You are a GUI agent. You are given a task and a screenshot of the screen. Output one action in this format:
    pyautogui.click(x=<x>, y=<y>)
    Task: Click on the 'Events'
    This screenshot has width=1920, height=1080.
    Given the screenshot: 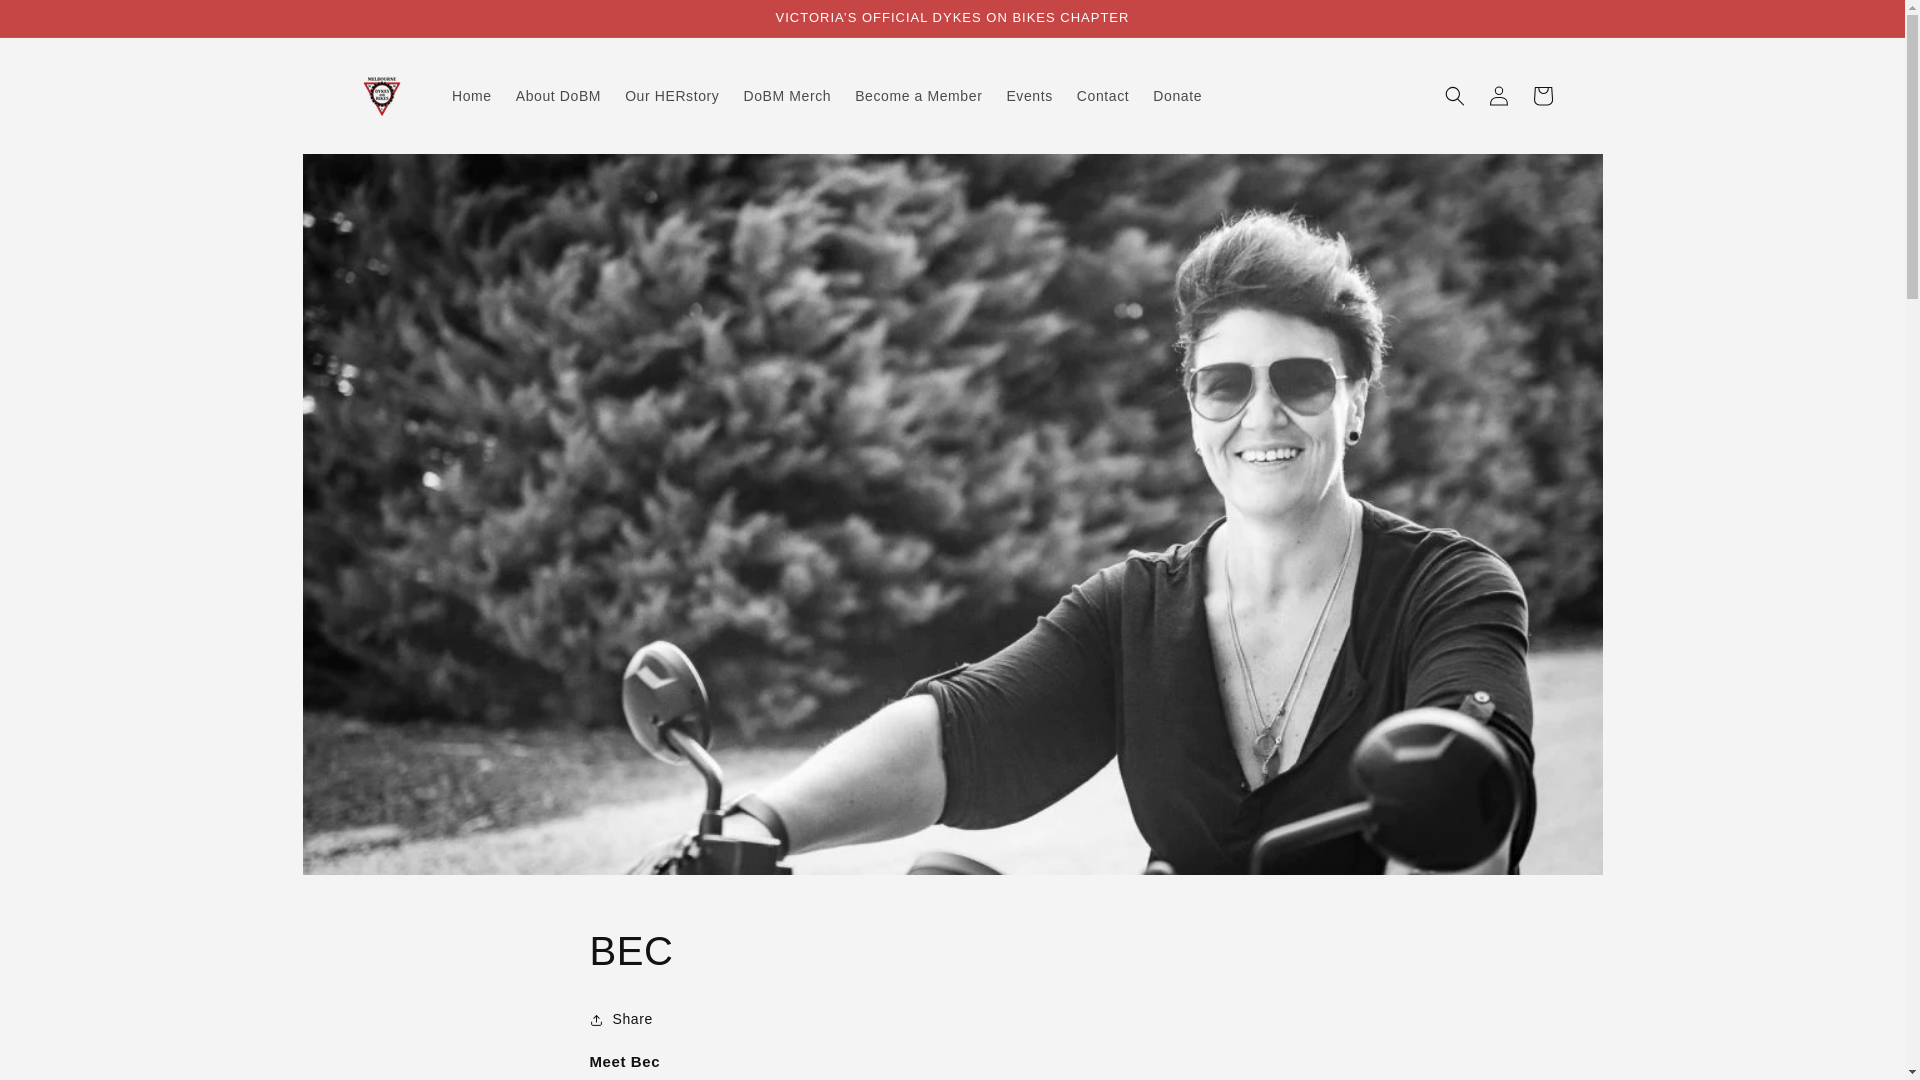 What is the action you would take?
    pyautogui.click(x=1028, y=96)
    